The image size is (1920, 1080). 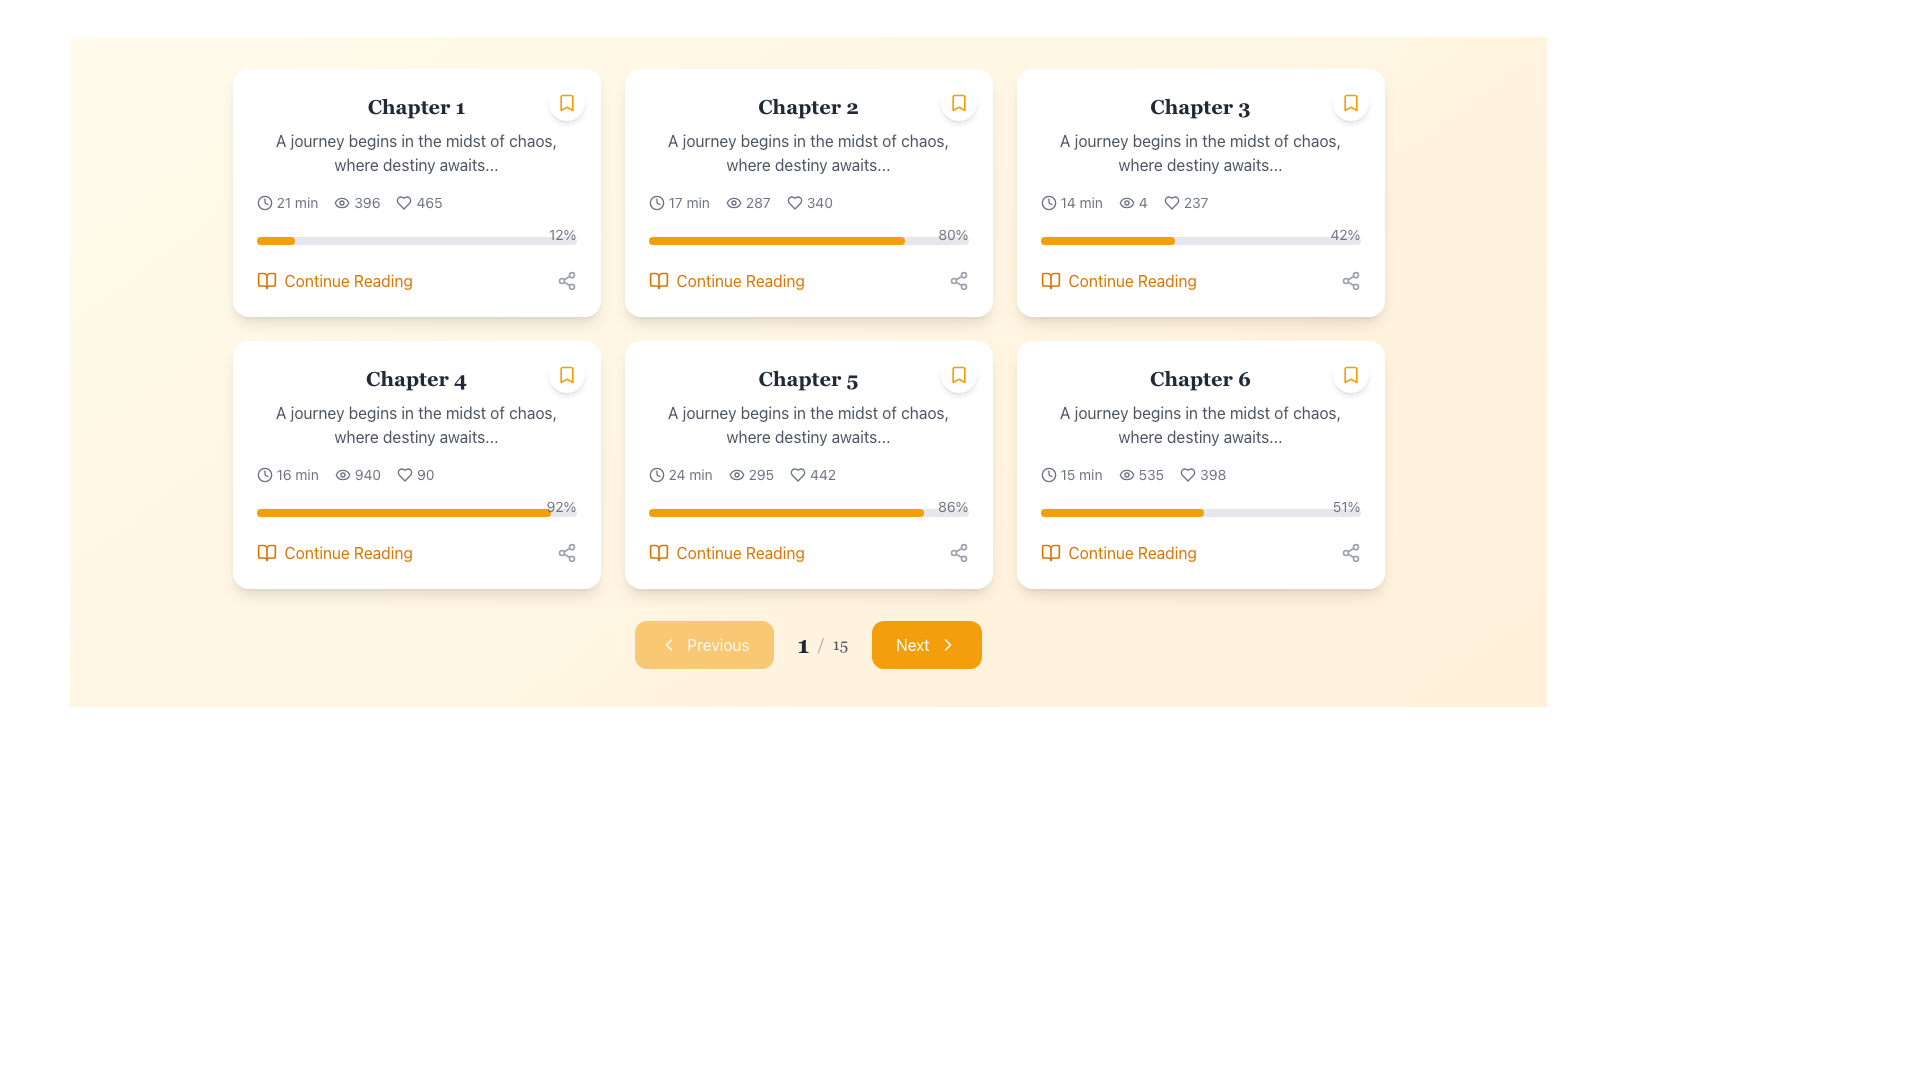 What do you see at coordinates (658, 281) in the screenshot?
I see `the 'Continue Reading' icon located in the second card of the top row` at bounding box center [658, 281].